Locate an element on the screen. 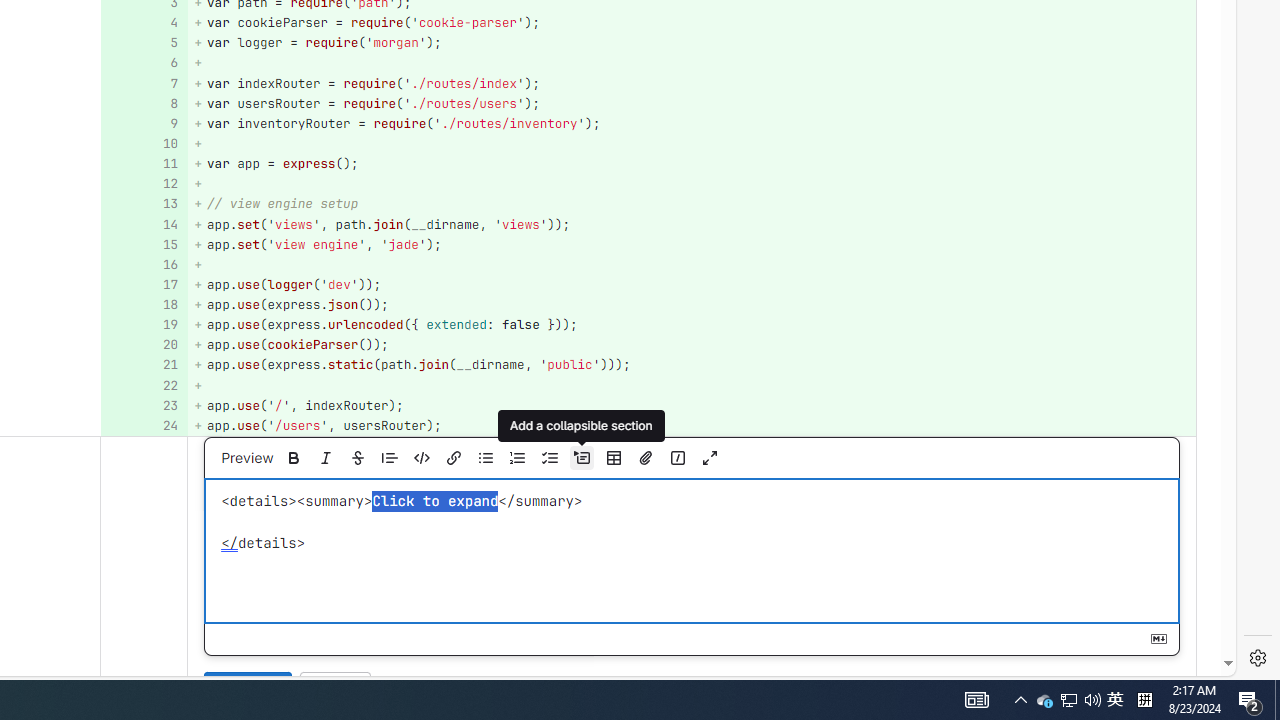 The height and width of the screenshot is (720, 1280). '11' is located at coordinates (141, 163).